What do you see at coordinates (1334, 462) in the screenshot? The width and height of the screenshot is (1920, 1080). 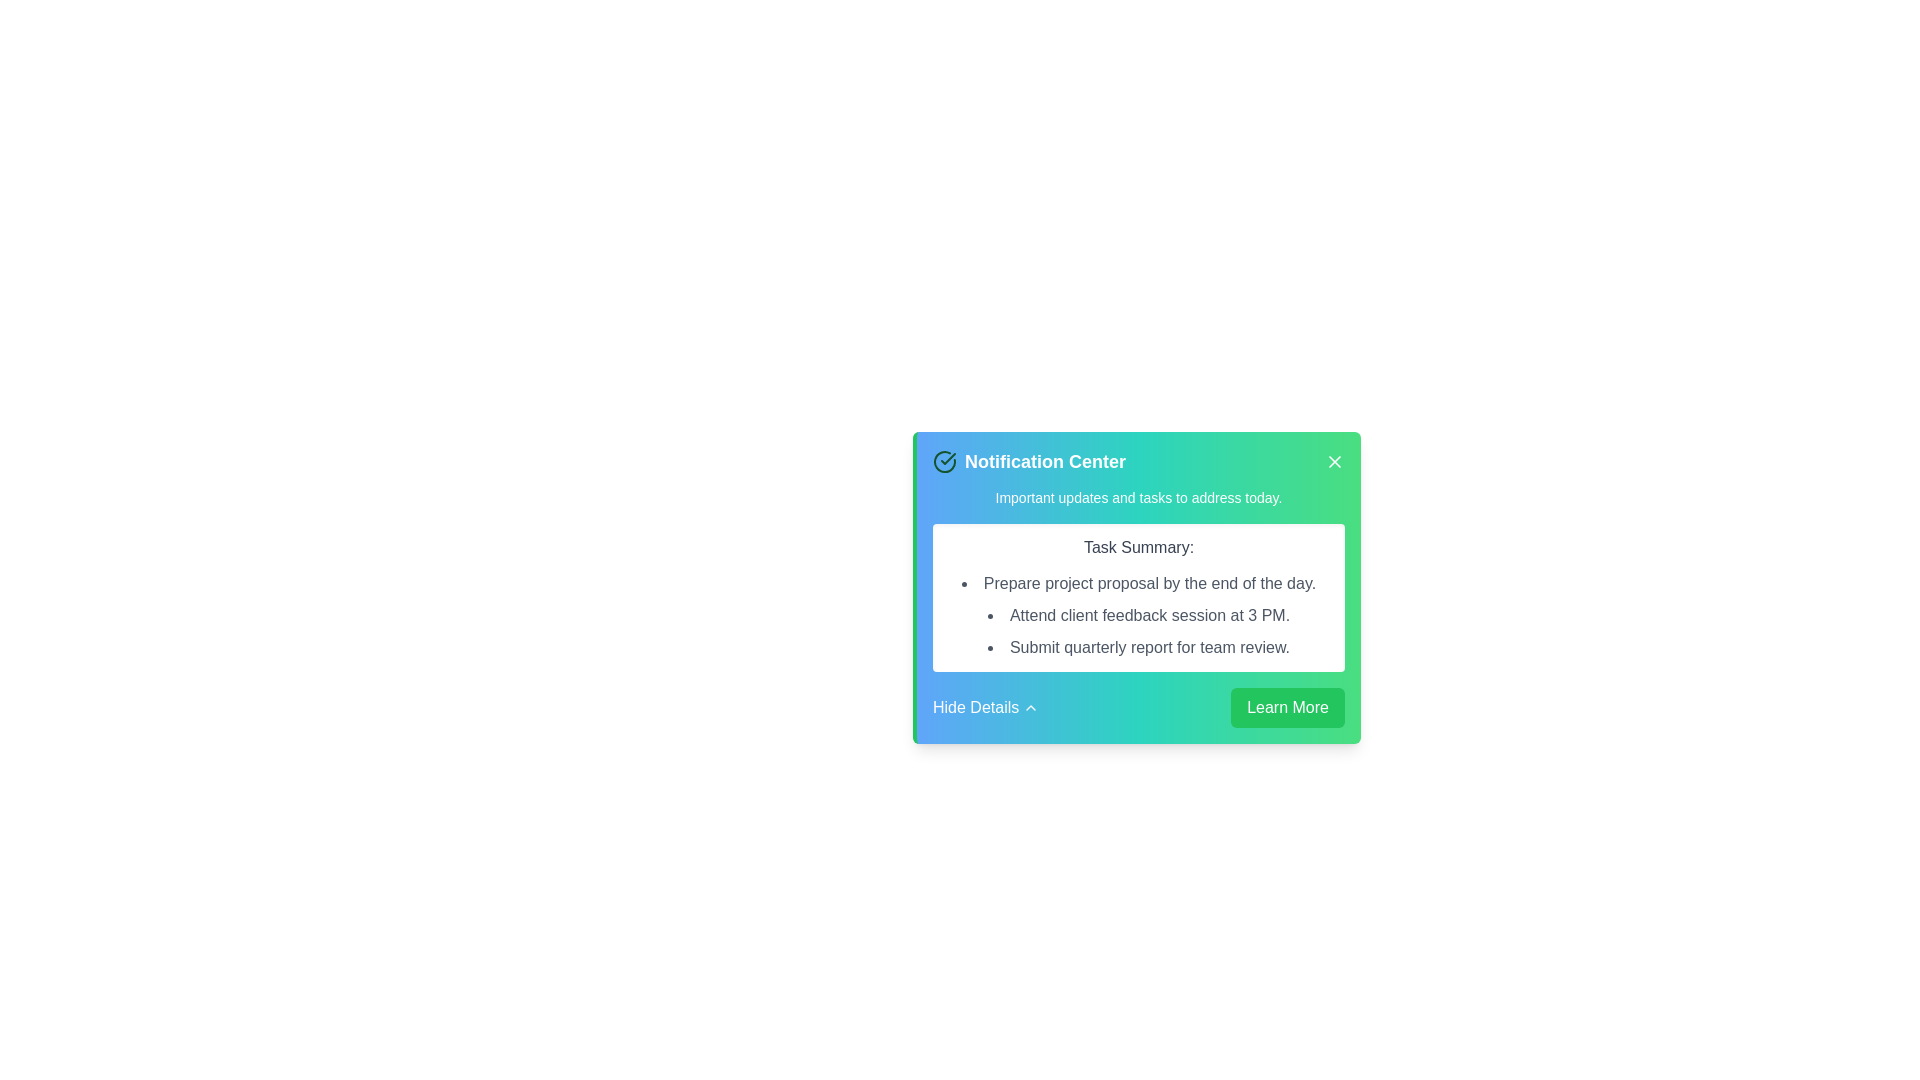 I see `the close button styled as an 'X' located` at bounding box center [1334, 462].